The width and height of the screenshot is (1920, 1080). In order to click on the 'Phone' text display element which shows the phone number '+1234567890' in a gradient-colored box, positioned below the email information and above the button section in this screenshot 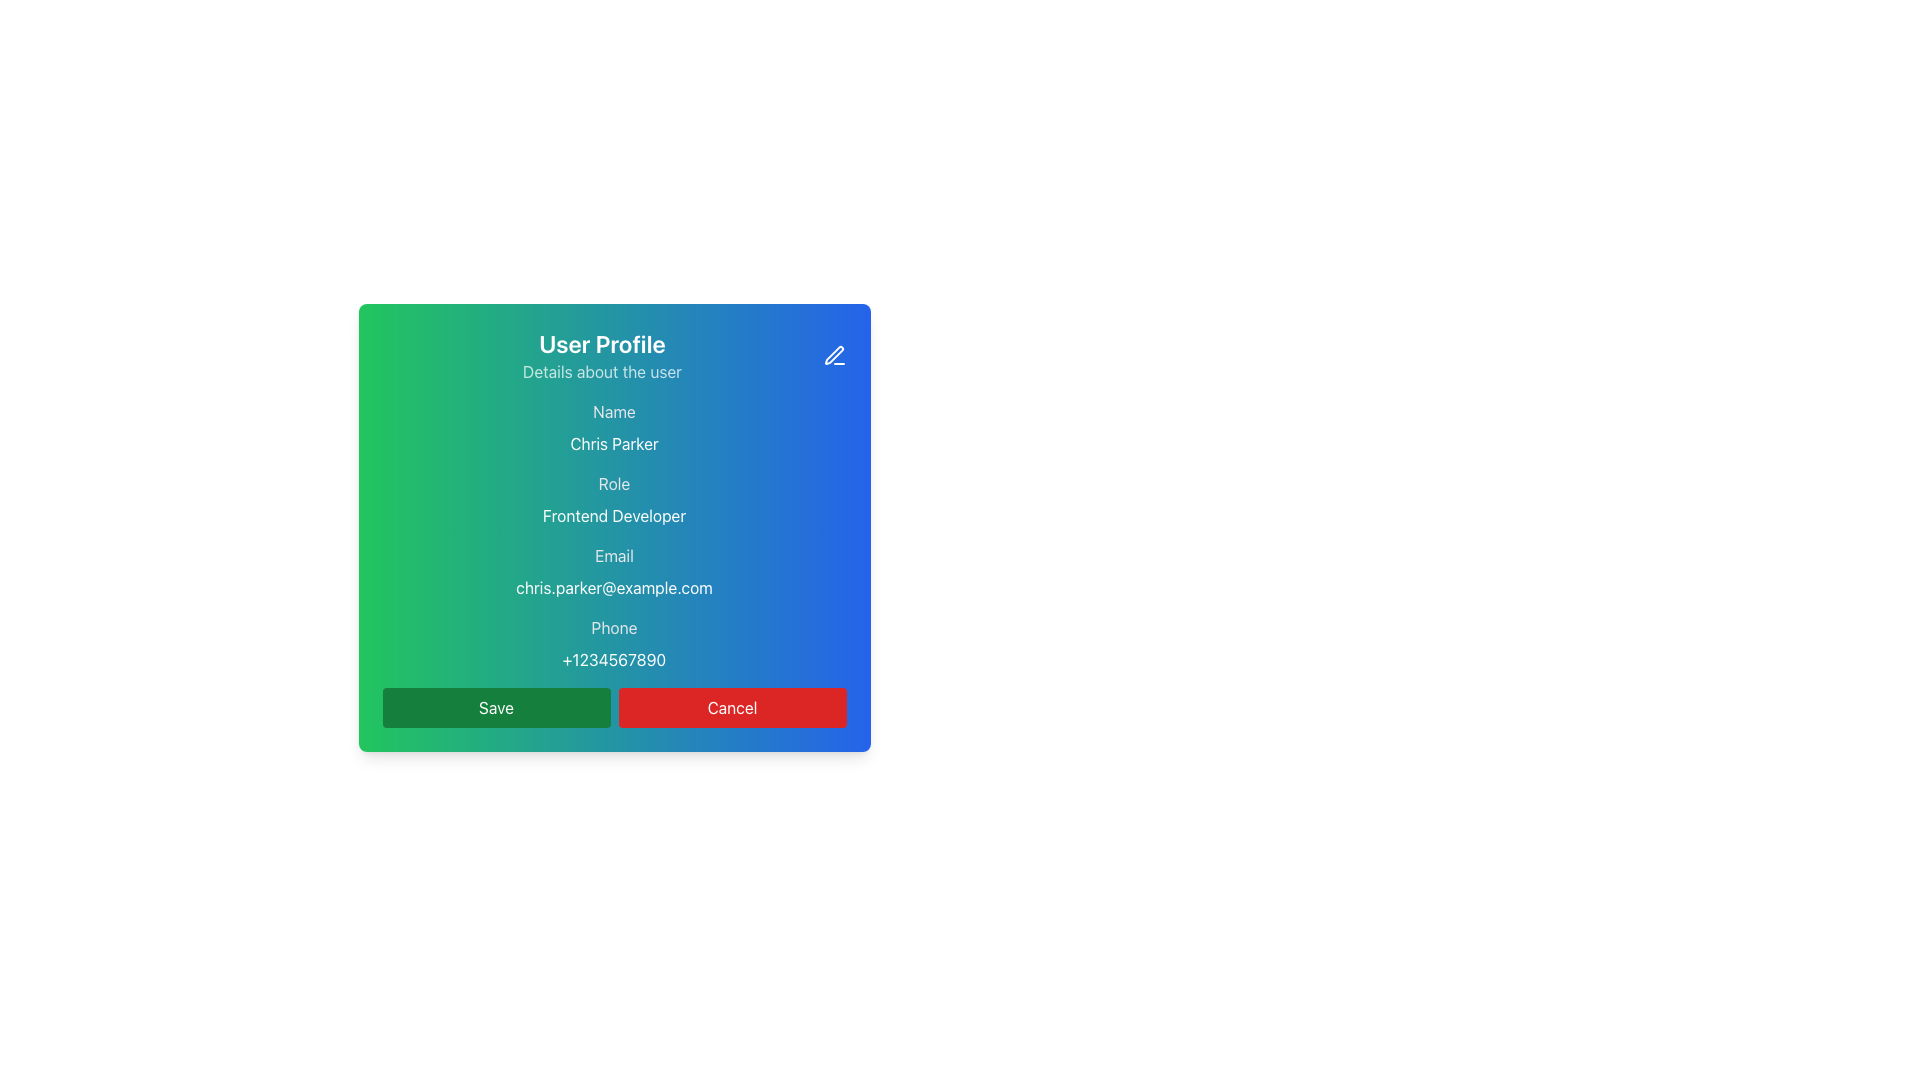, I will do `click(613, 644)`.